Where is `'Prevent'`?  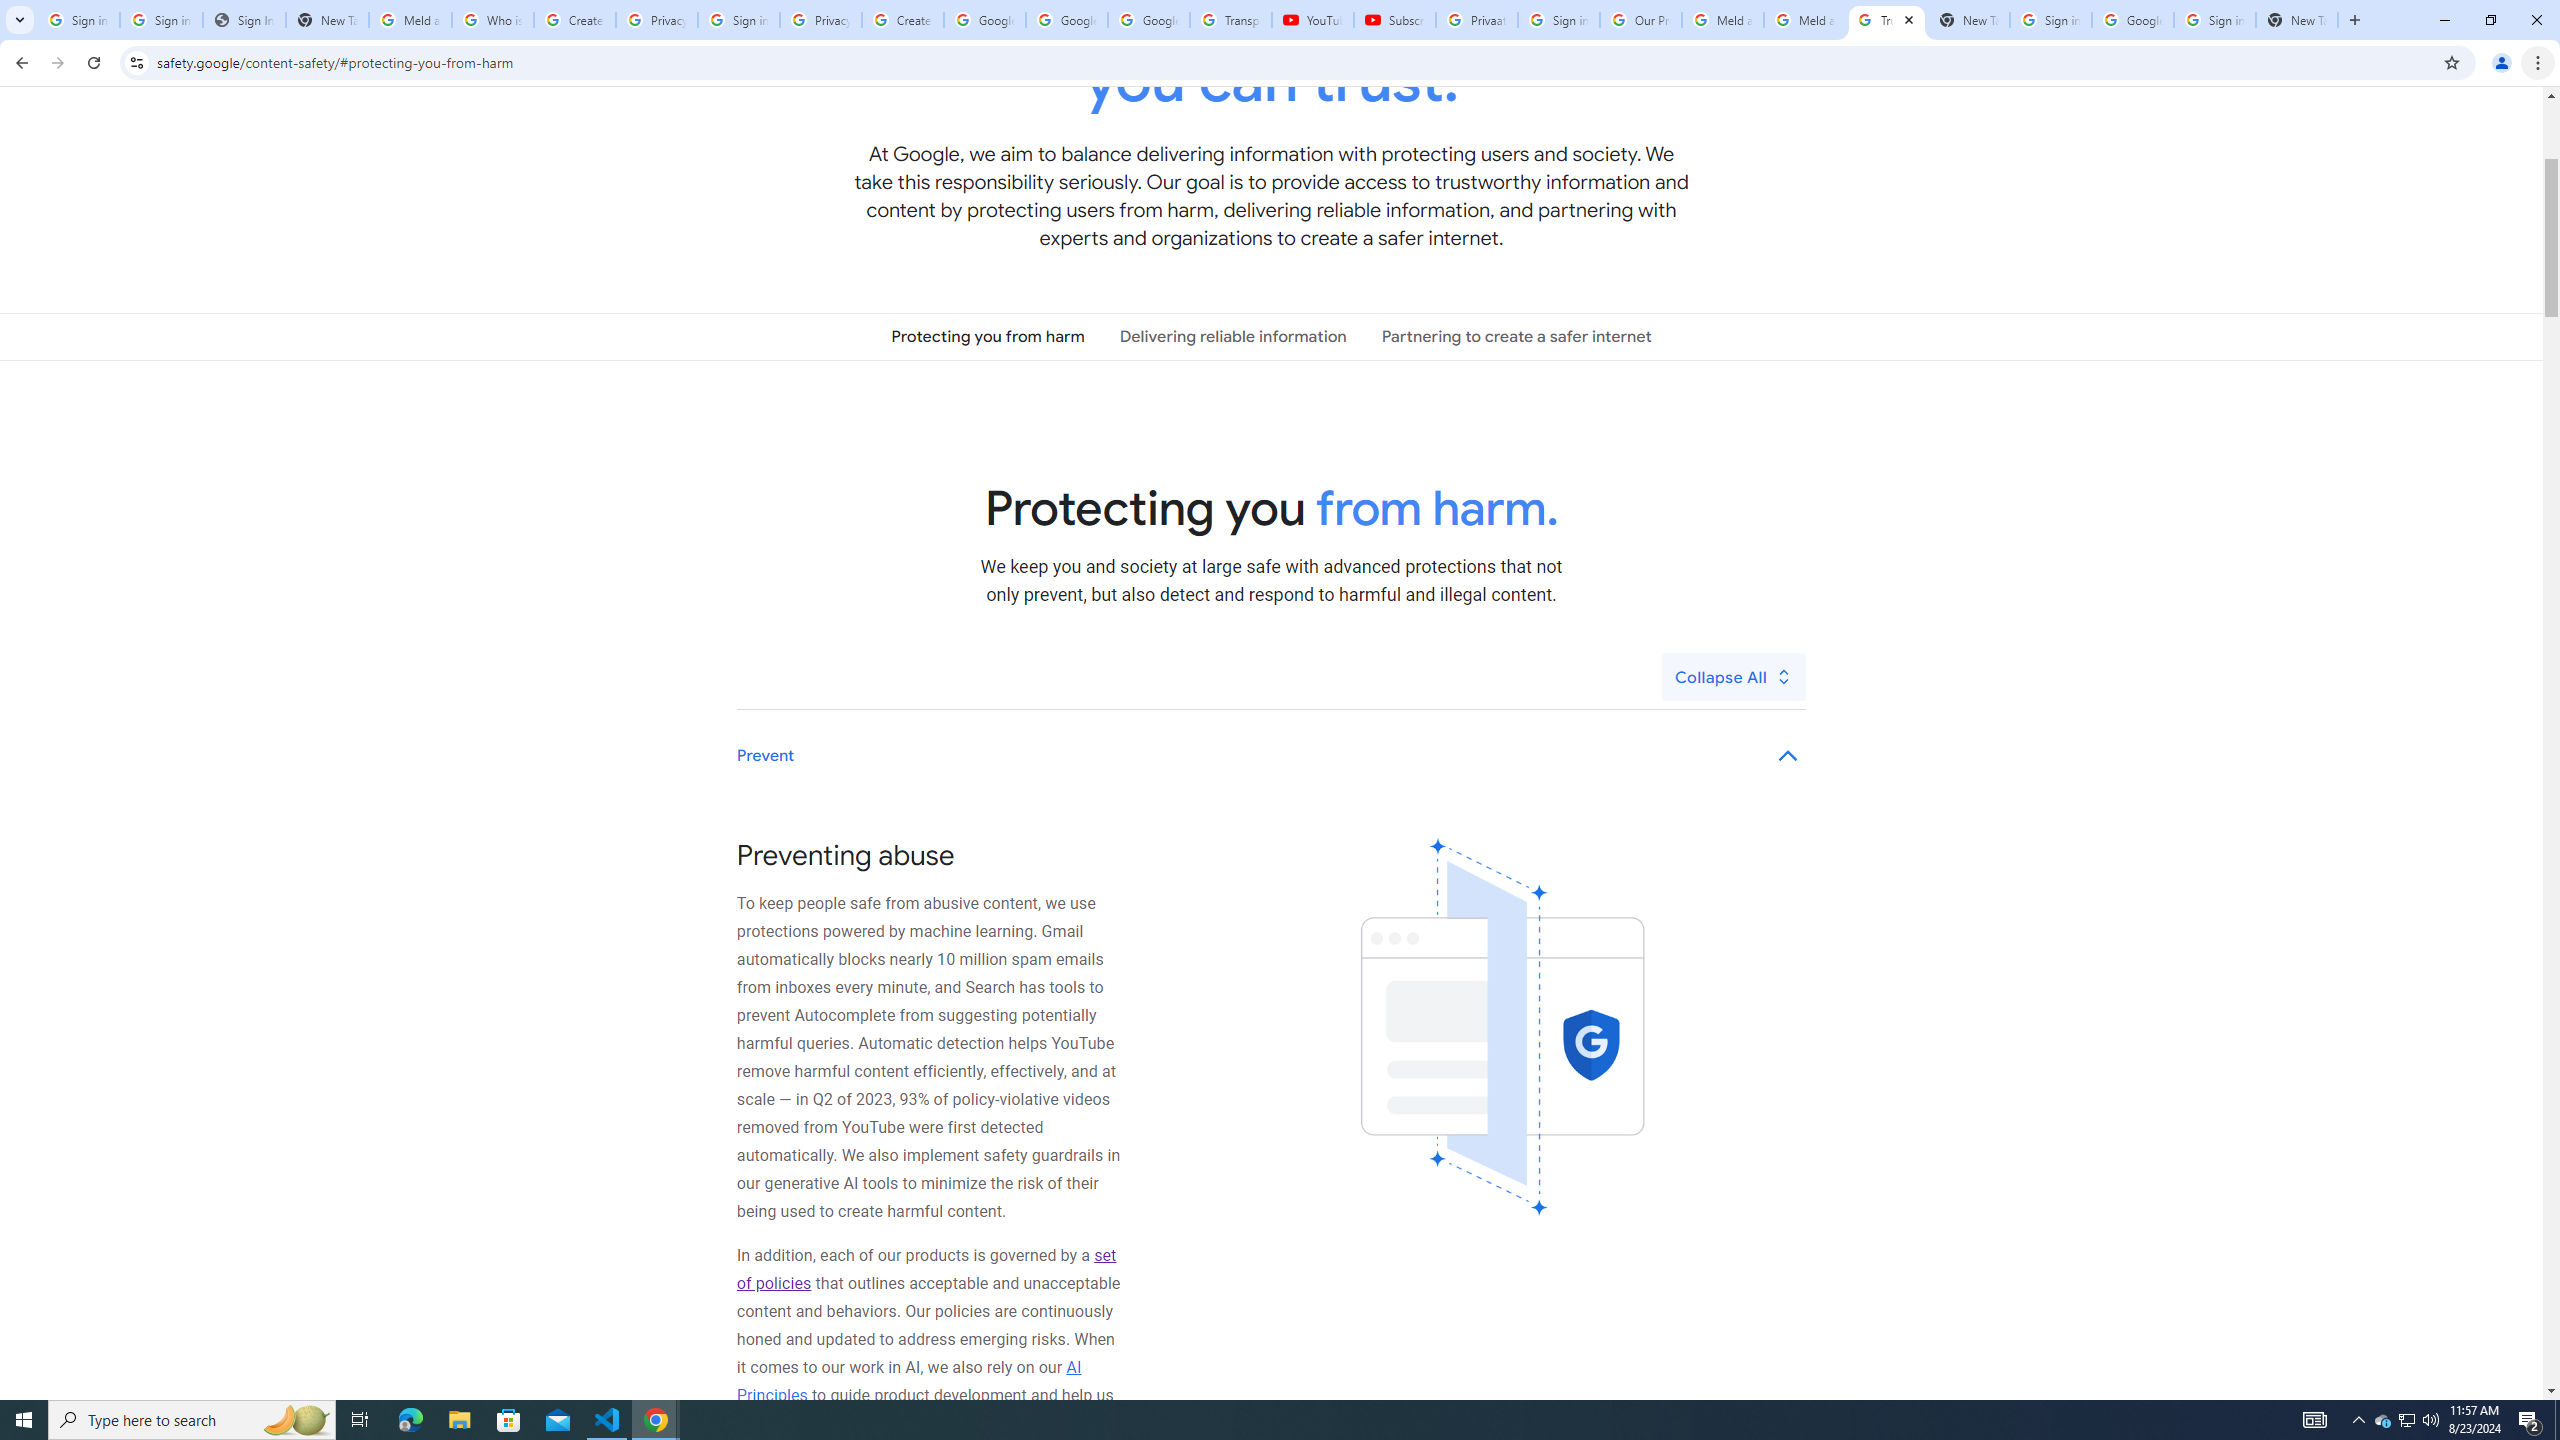
'Prevent' is located at coordinates (1271, 755).